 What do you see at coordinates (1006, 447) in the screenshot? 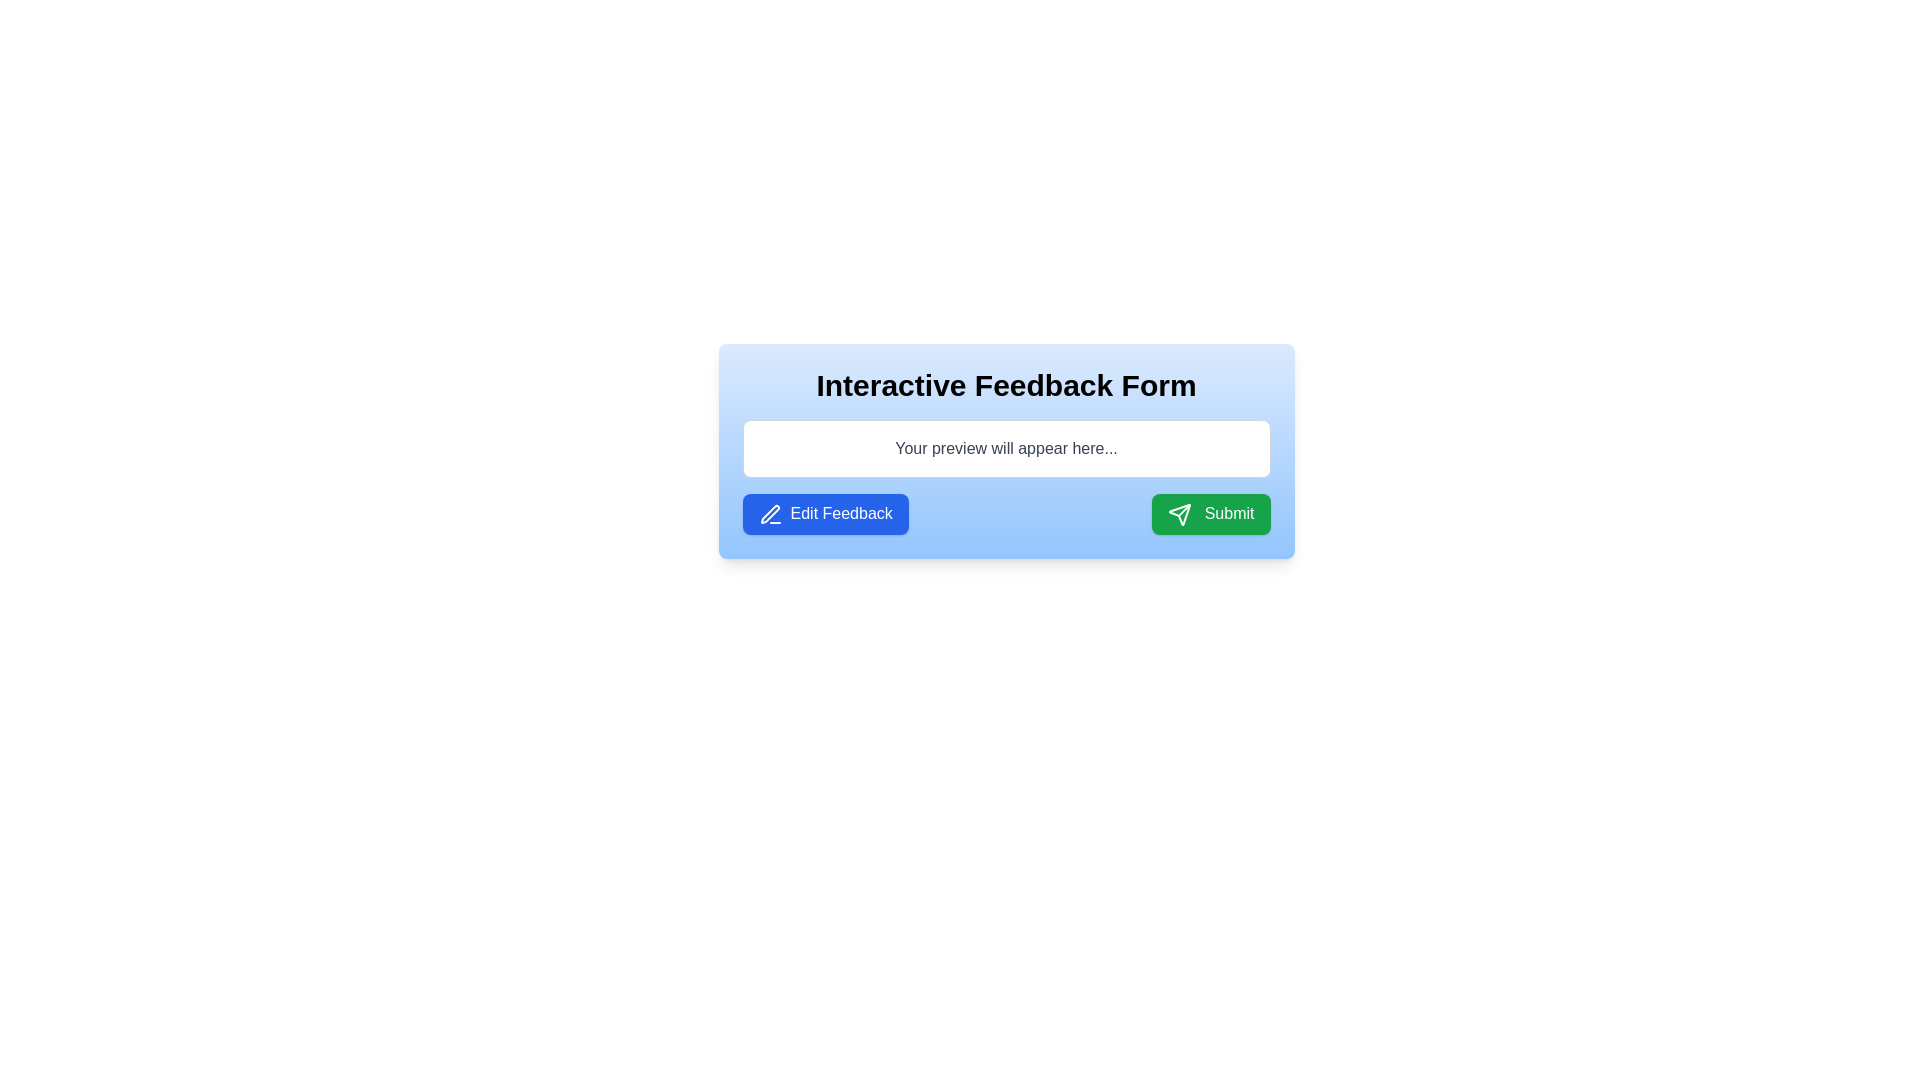
I see `the static text that provides information about the preview of user input in the 'Interactive Feedback Form', located in the center of a white rectangular box beneath the title and above the buttons` at bounding box center [1006, 447].